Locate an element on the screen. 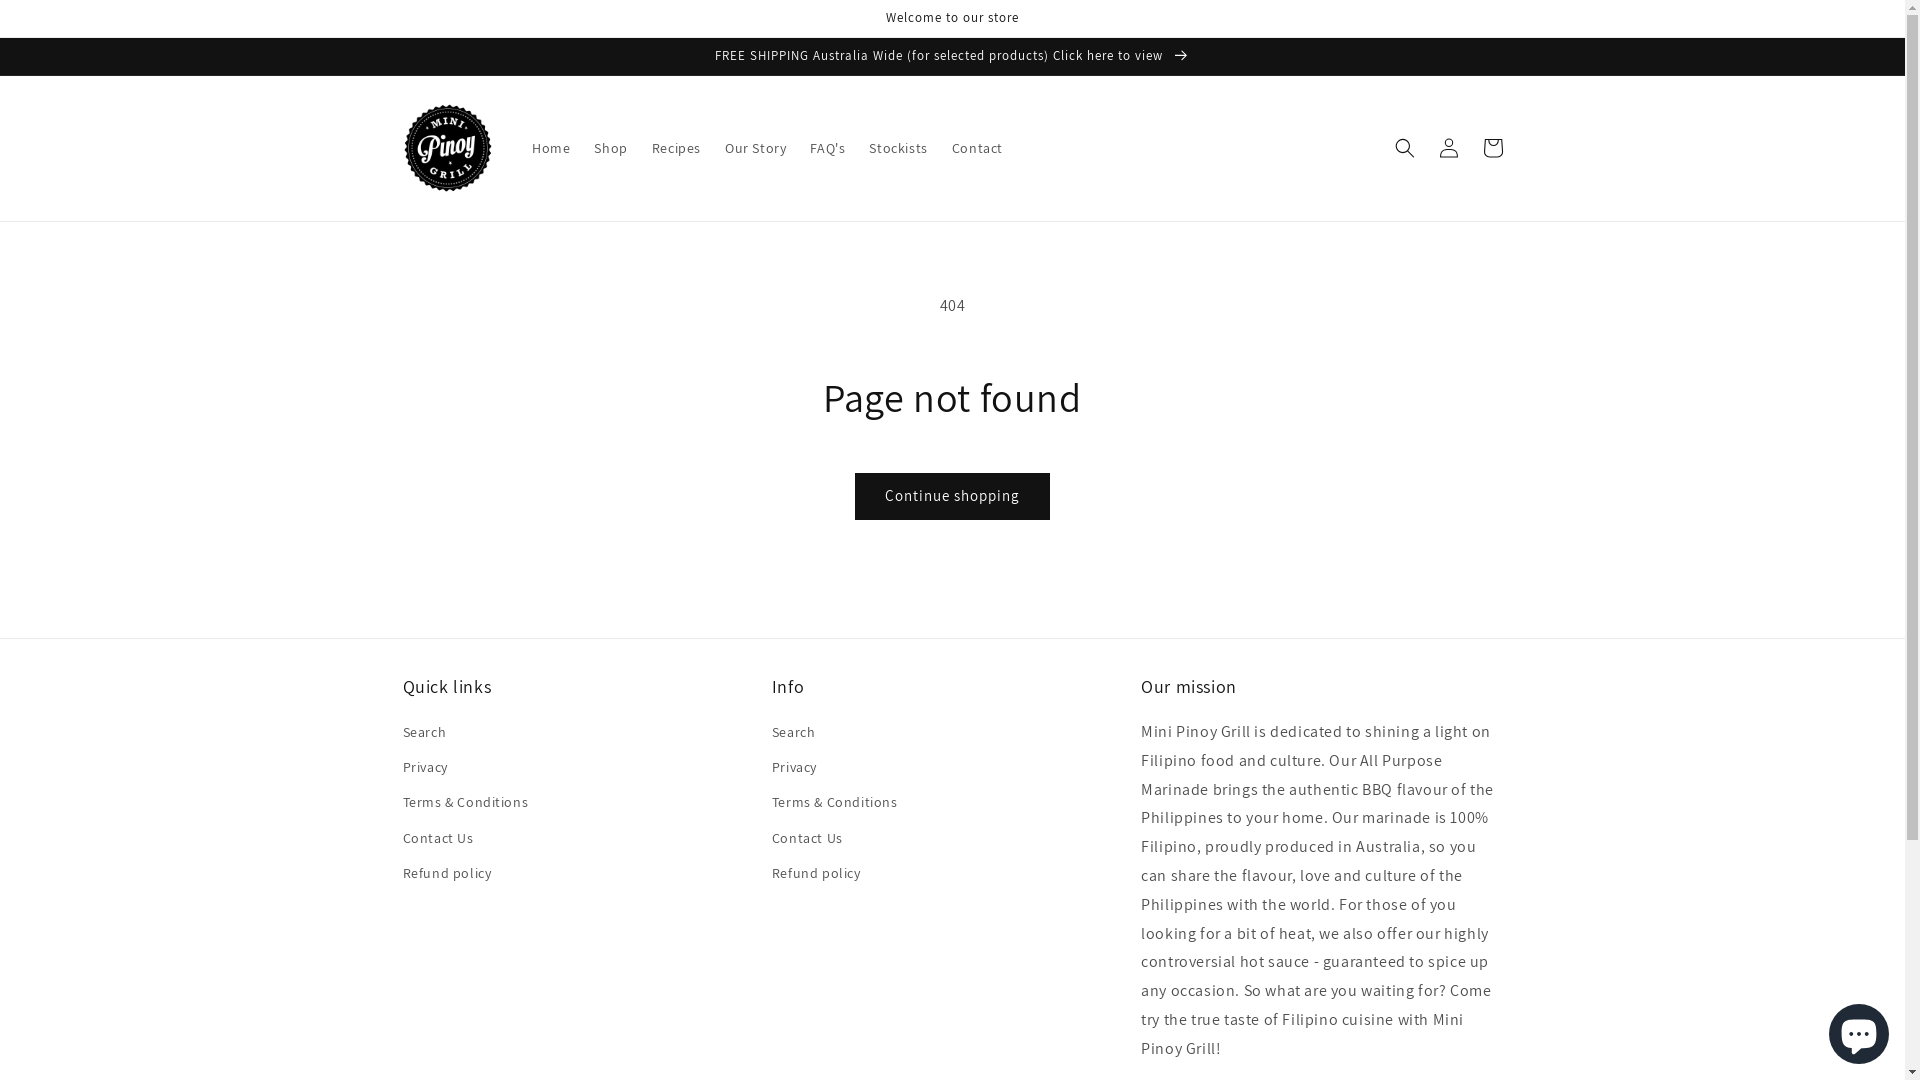 The height and width of the screenshot is (1080, 1920). 'Shop' is located at coordinates (580, 146).